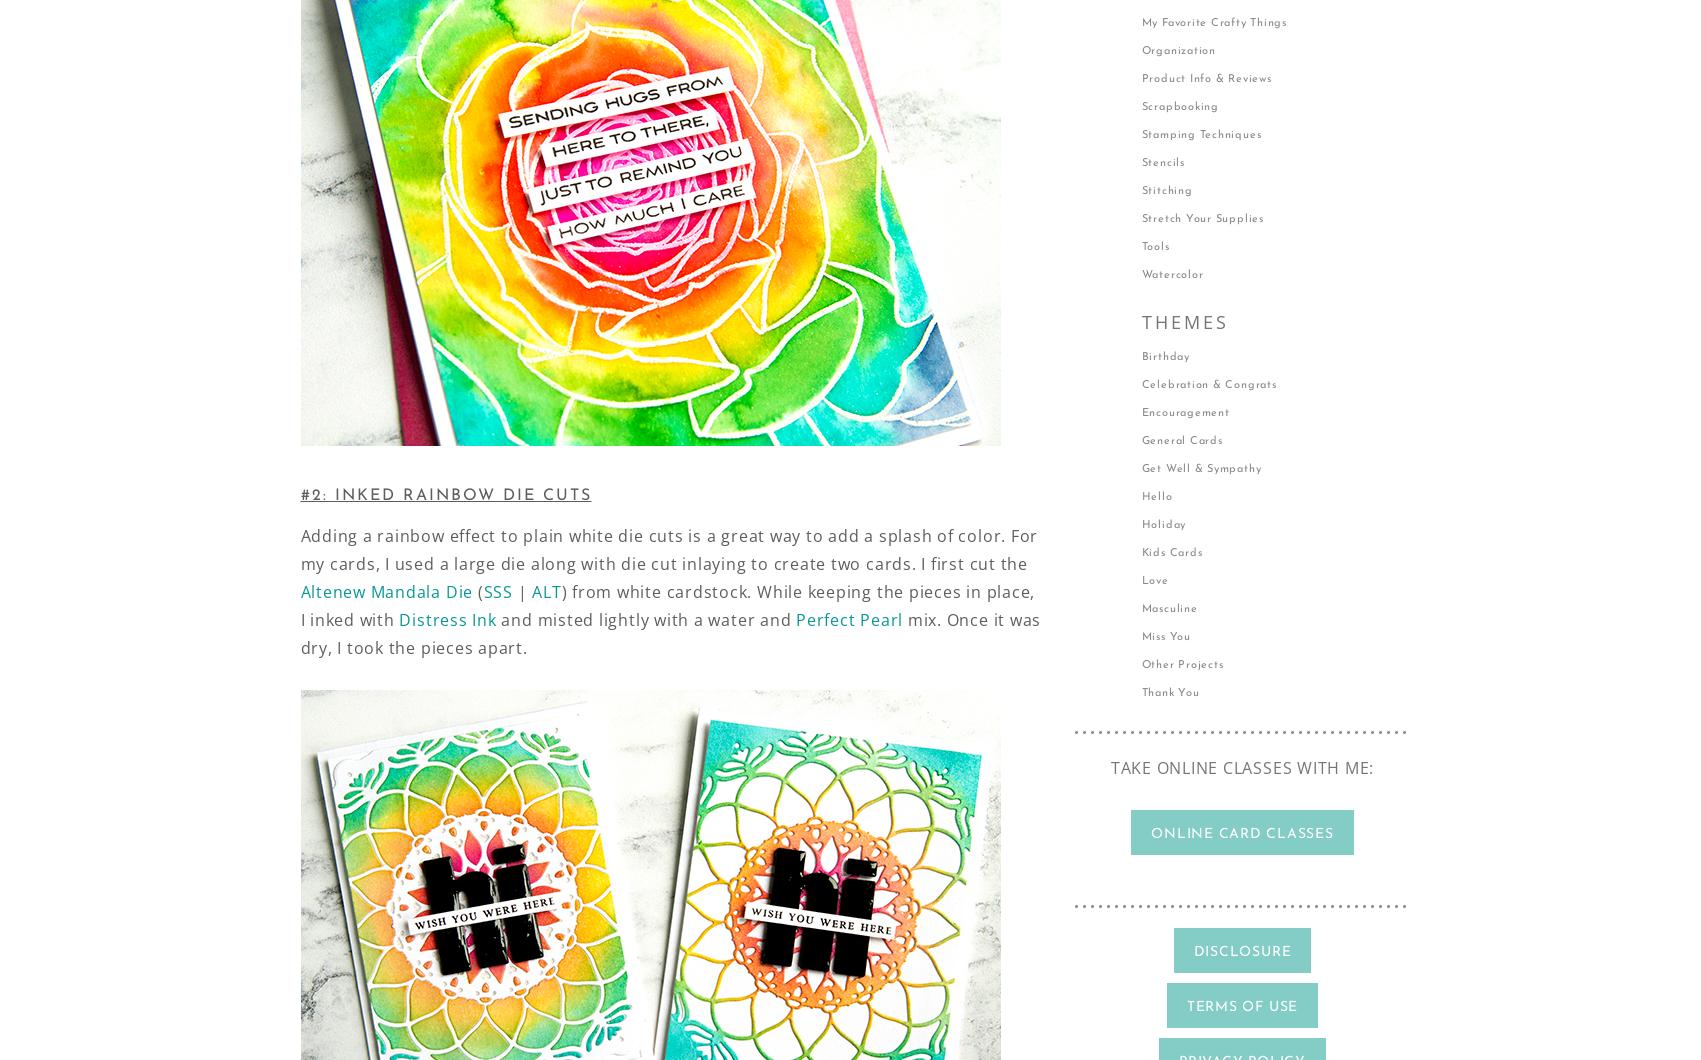 The height and width of the screenshot is (1060, 1701). Describe the element at coordinates (496, 619) in the screenshot. I see `'and misted lightly with a water and'` at that location.